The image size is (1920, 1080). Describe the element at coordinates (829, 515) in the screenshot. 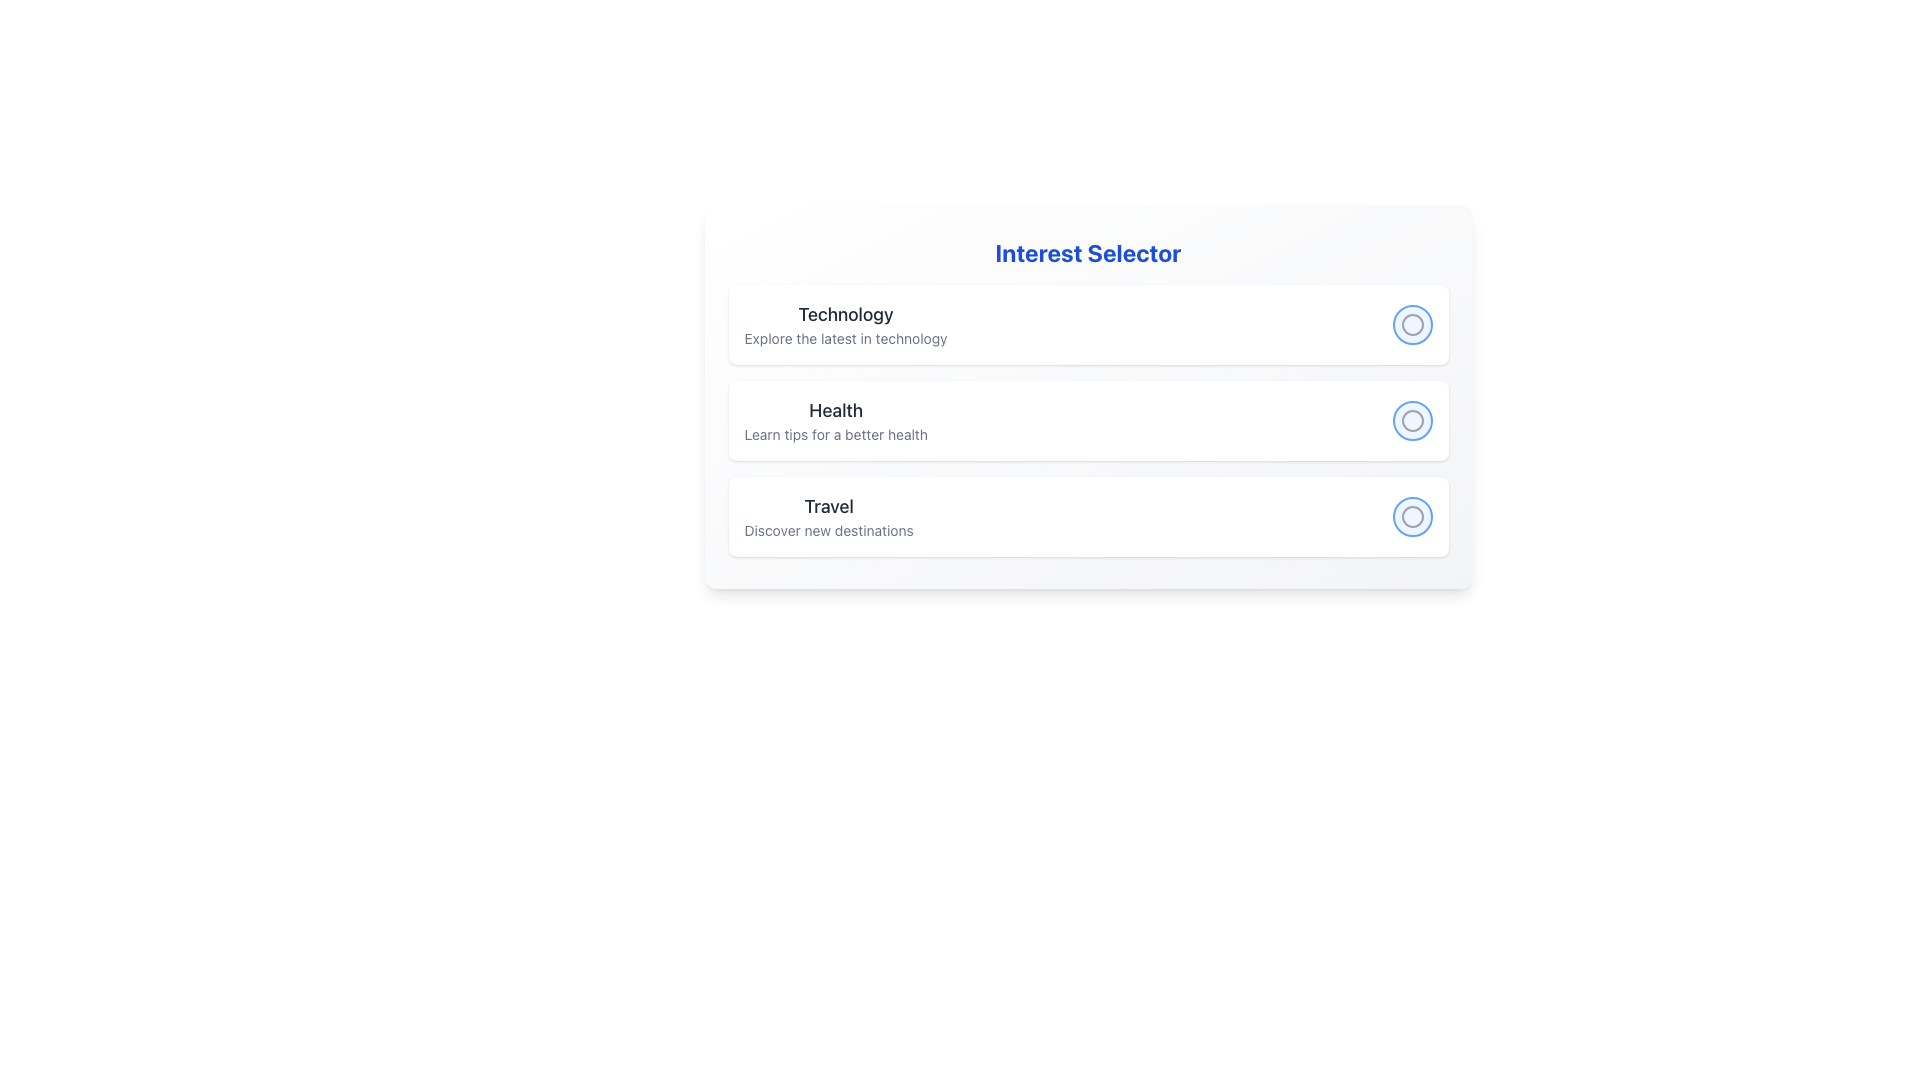

I see `text content of the 'Travel' category description, which is displayed in a bold, larger black font followed by a smaller, lighter gray font stating 'Discover new destinations.' This text is part of the 'Interest Selector' interface and is located in the third entry of a vertically stacked list` at that location.